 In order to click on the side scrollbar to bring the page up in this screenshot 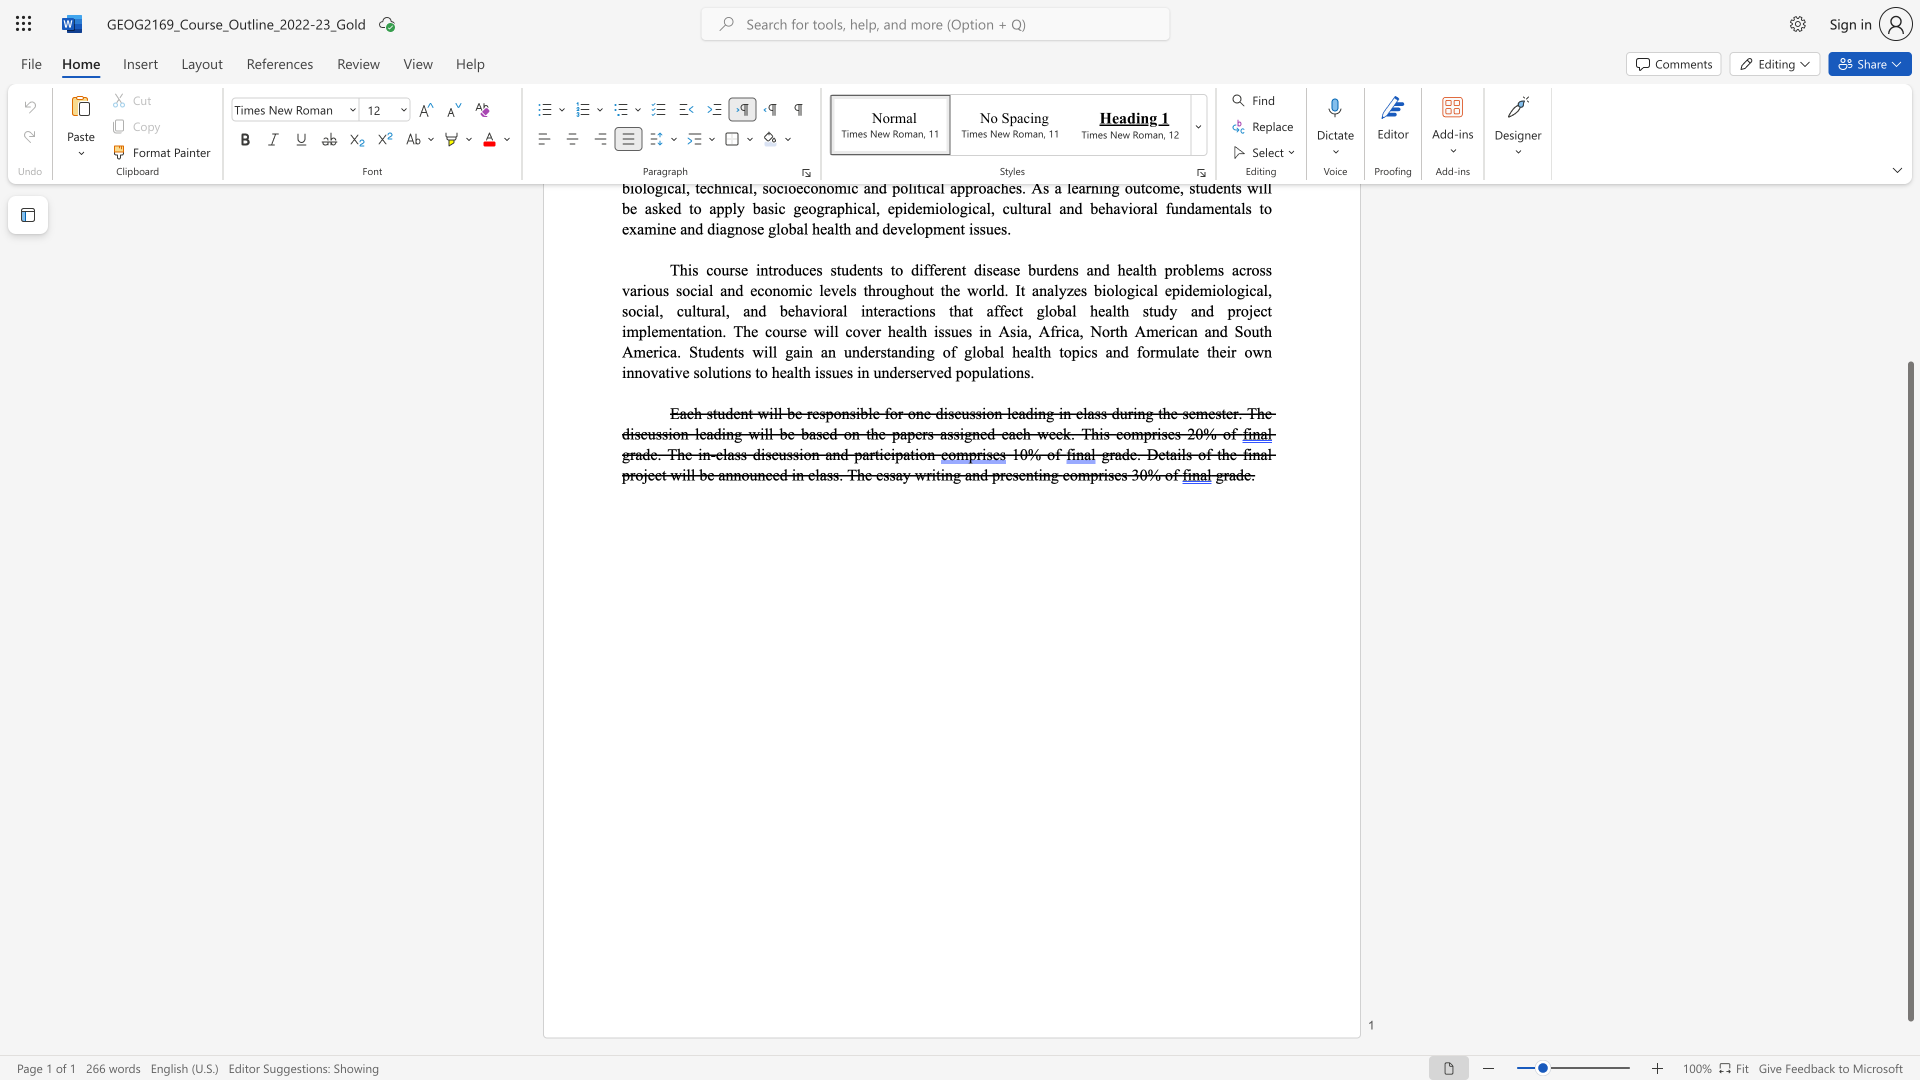, I will do `click(1909, 319)`.